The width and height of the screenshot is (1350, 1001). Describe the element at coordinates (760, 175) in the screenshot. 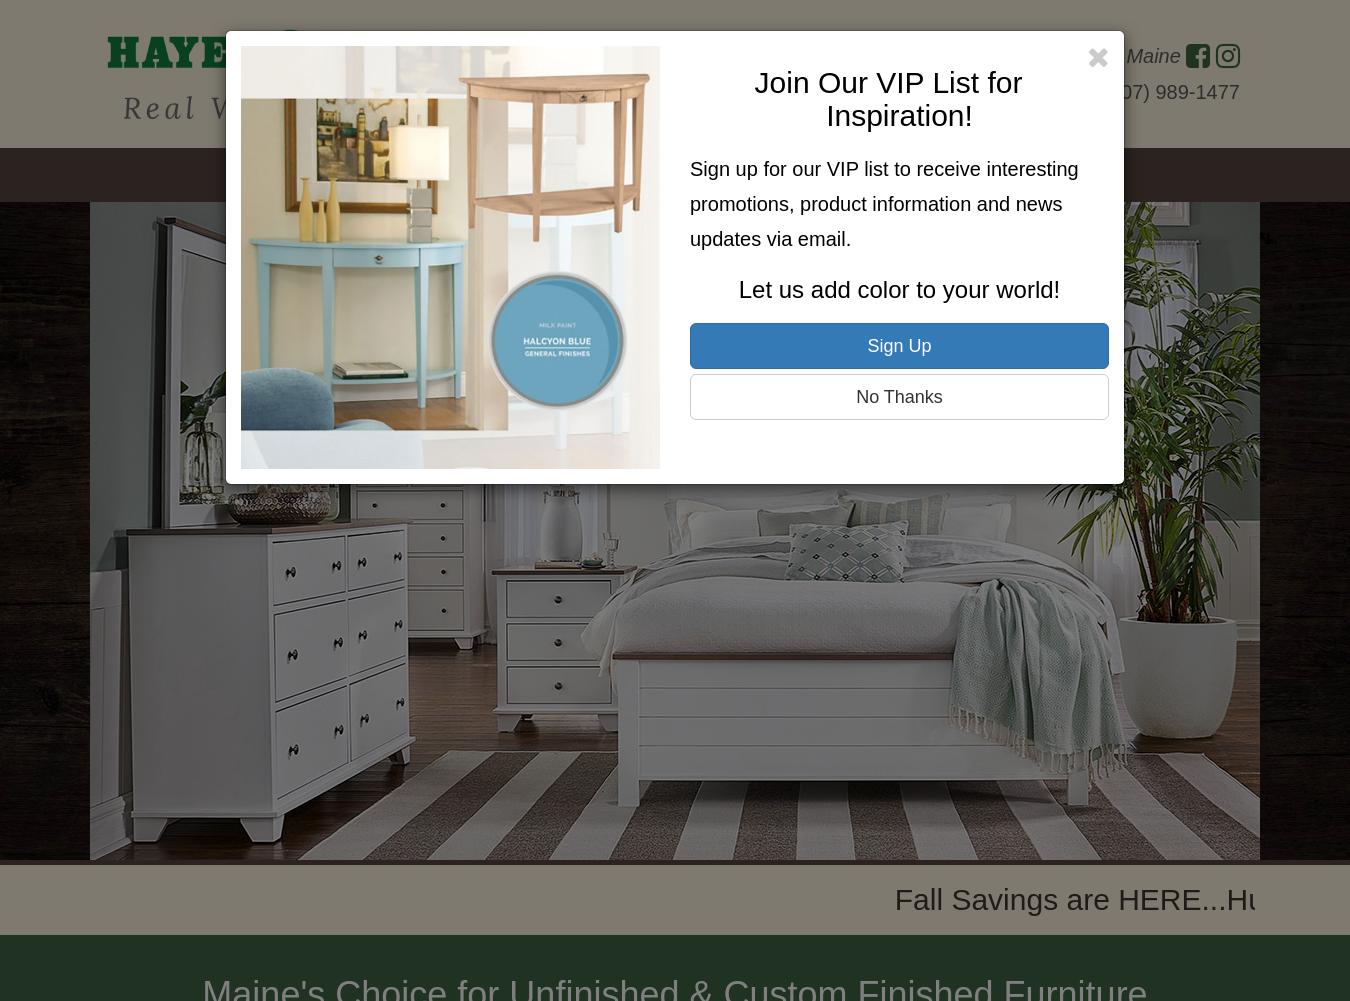

I see `'Creative Finishes'` at that location.